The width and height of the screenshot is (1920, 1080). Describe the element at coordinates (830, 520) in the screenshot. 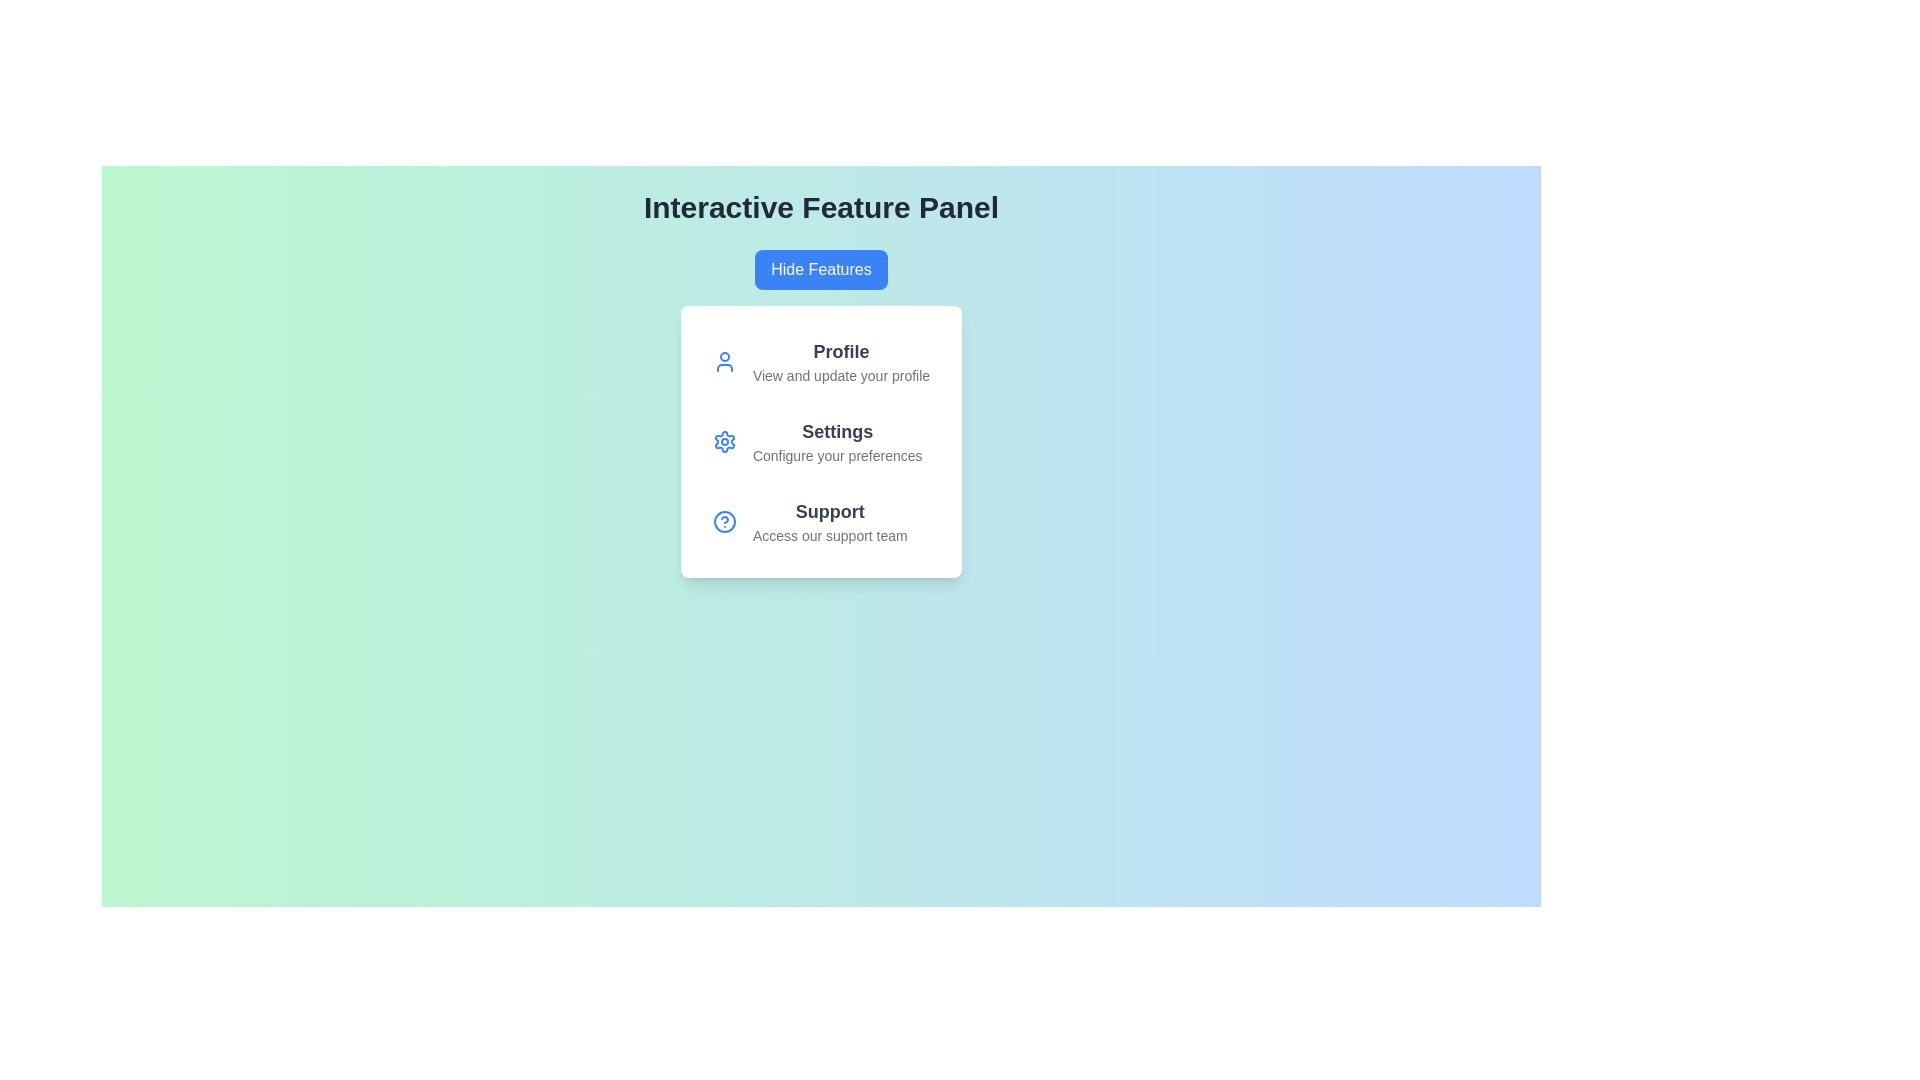

I see `the 'Support' item in the menu to access support resources` at that location.